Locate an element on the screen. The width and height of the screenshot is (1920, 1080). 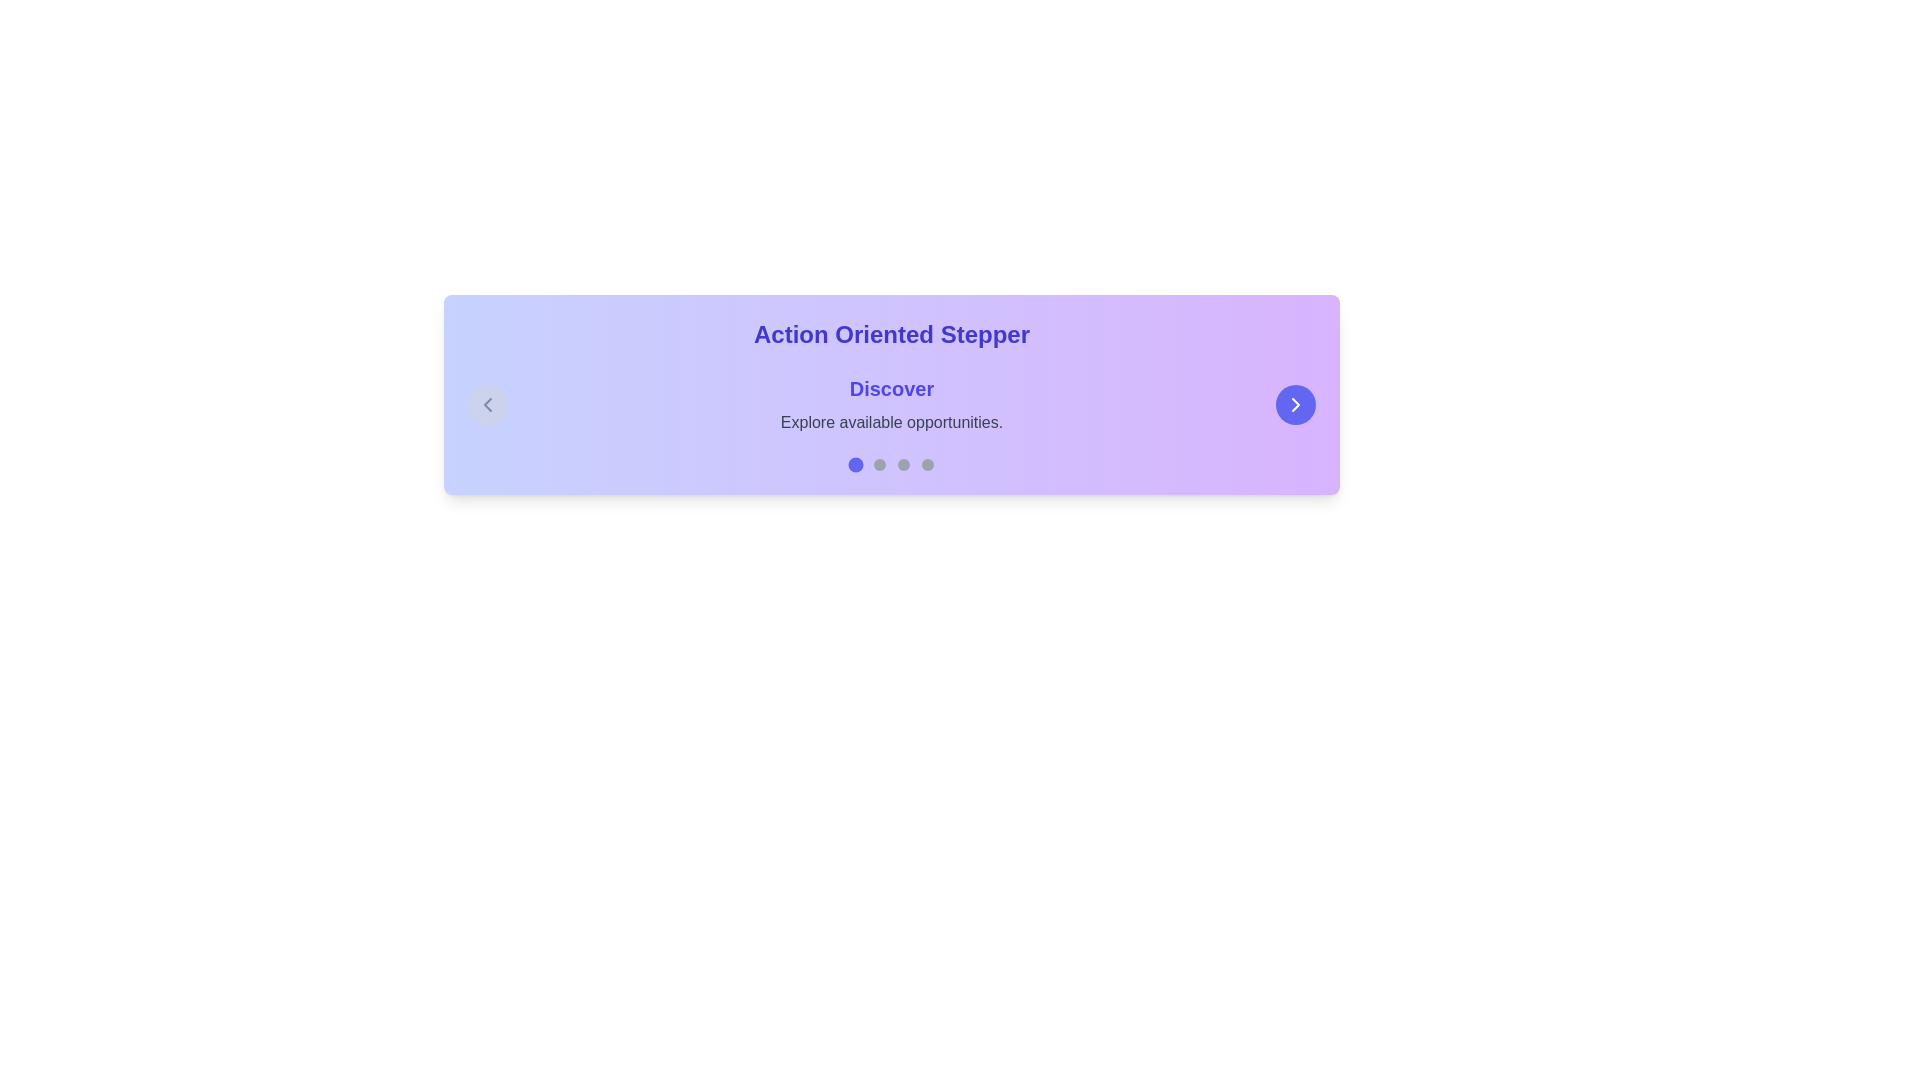
the static text element displaying 'Explore available opportunities.' which is styled with a gray font and positioned below the text 'Discover' is located at coordinates (891, 422).